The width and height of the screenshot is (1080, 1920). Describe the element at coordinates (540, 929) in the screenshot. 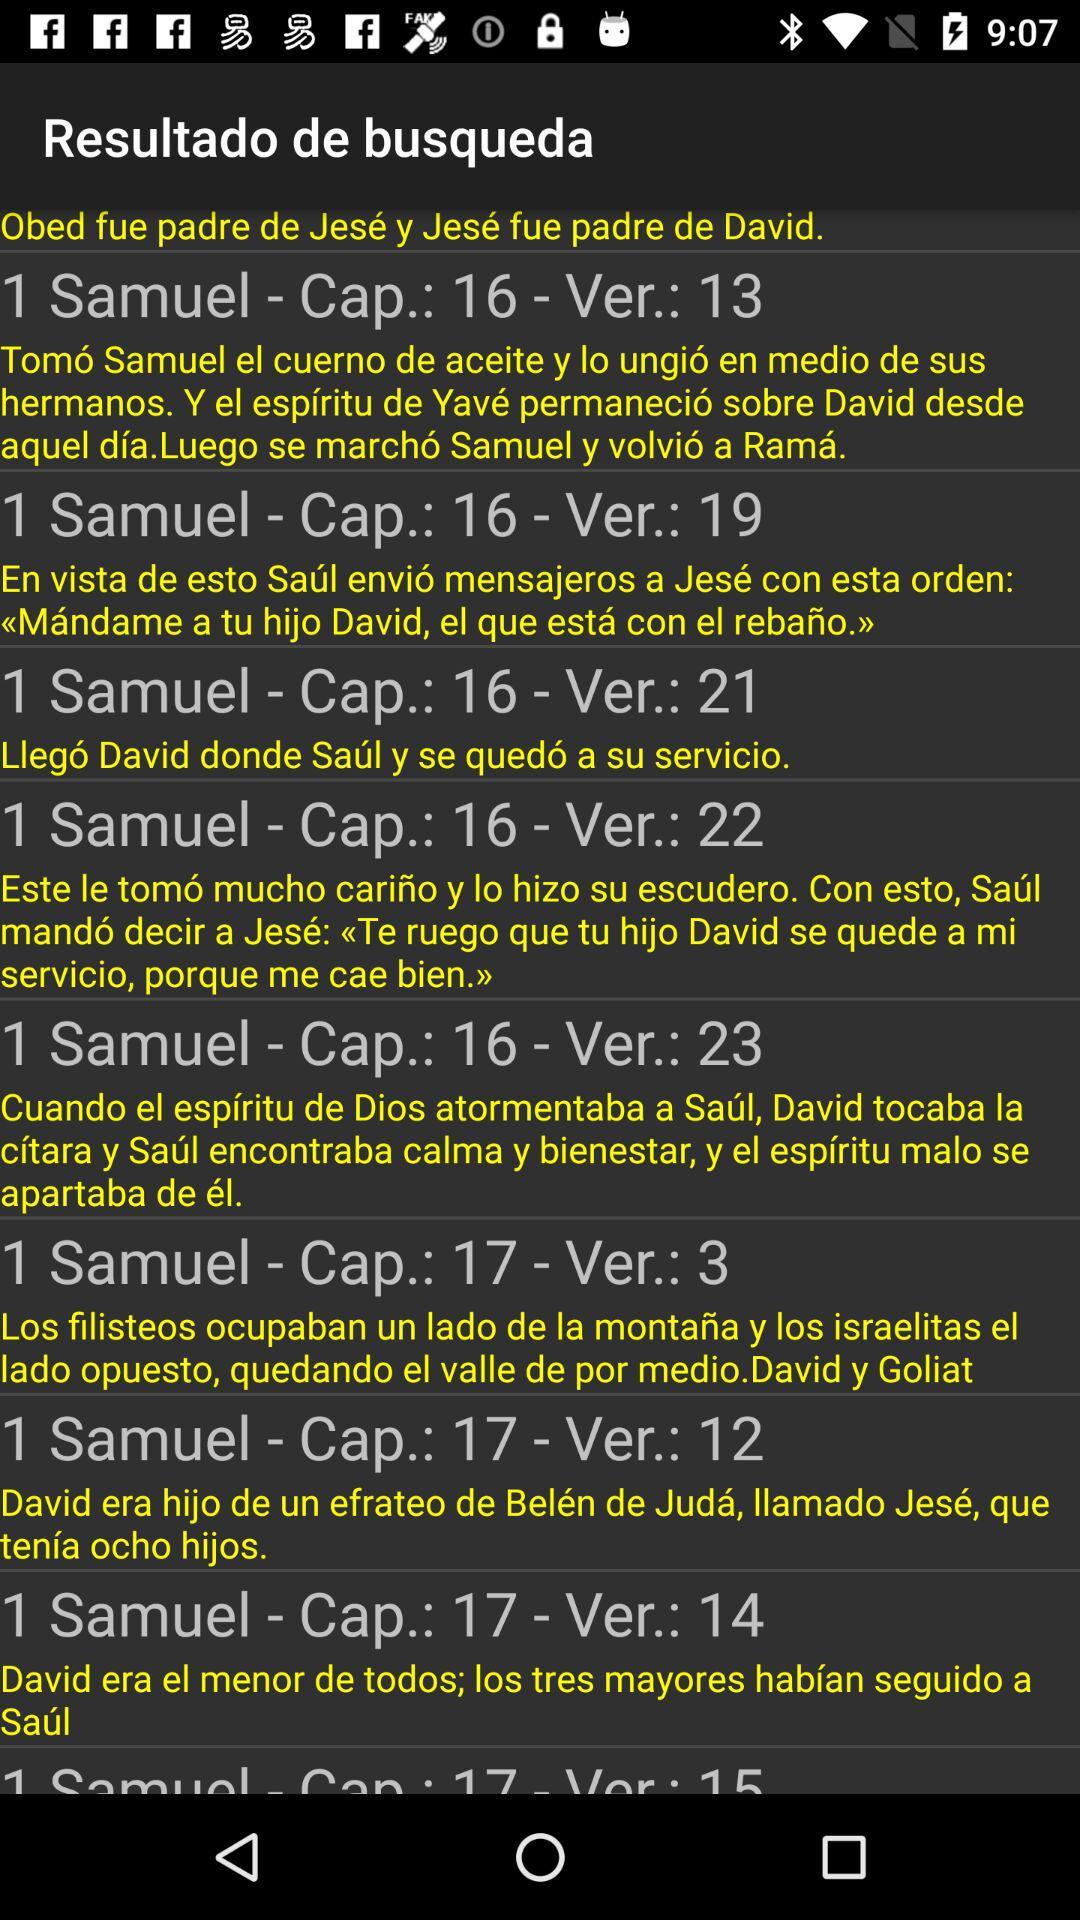

I see `app below 1 samuel cap item` at that location.